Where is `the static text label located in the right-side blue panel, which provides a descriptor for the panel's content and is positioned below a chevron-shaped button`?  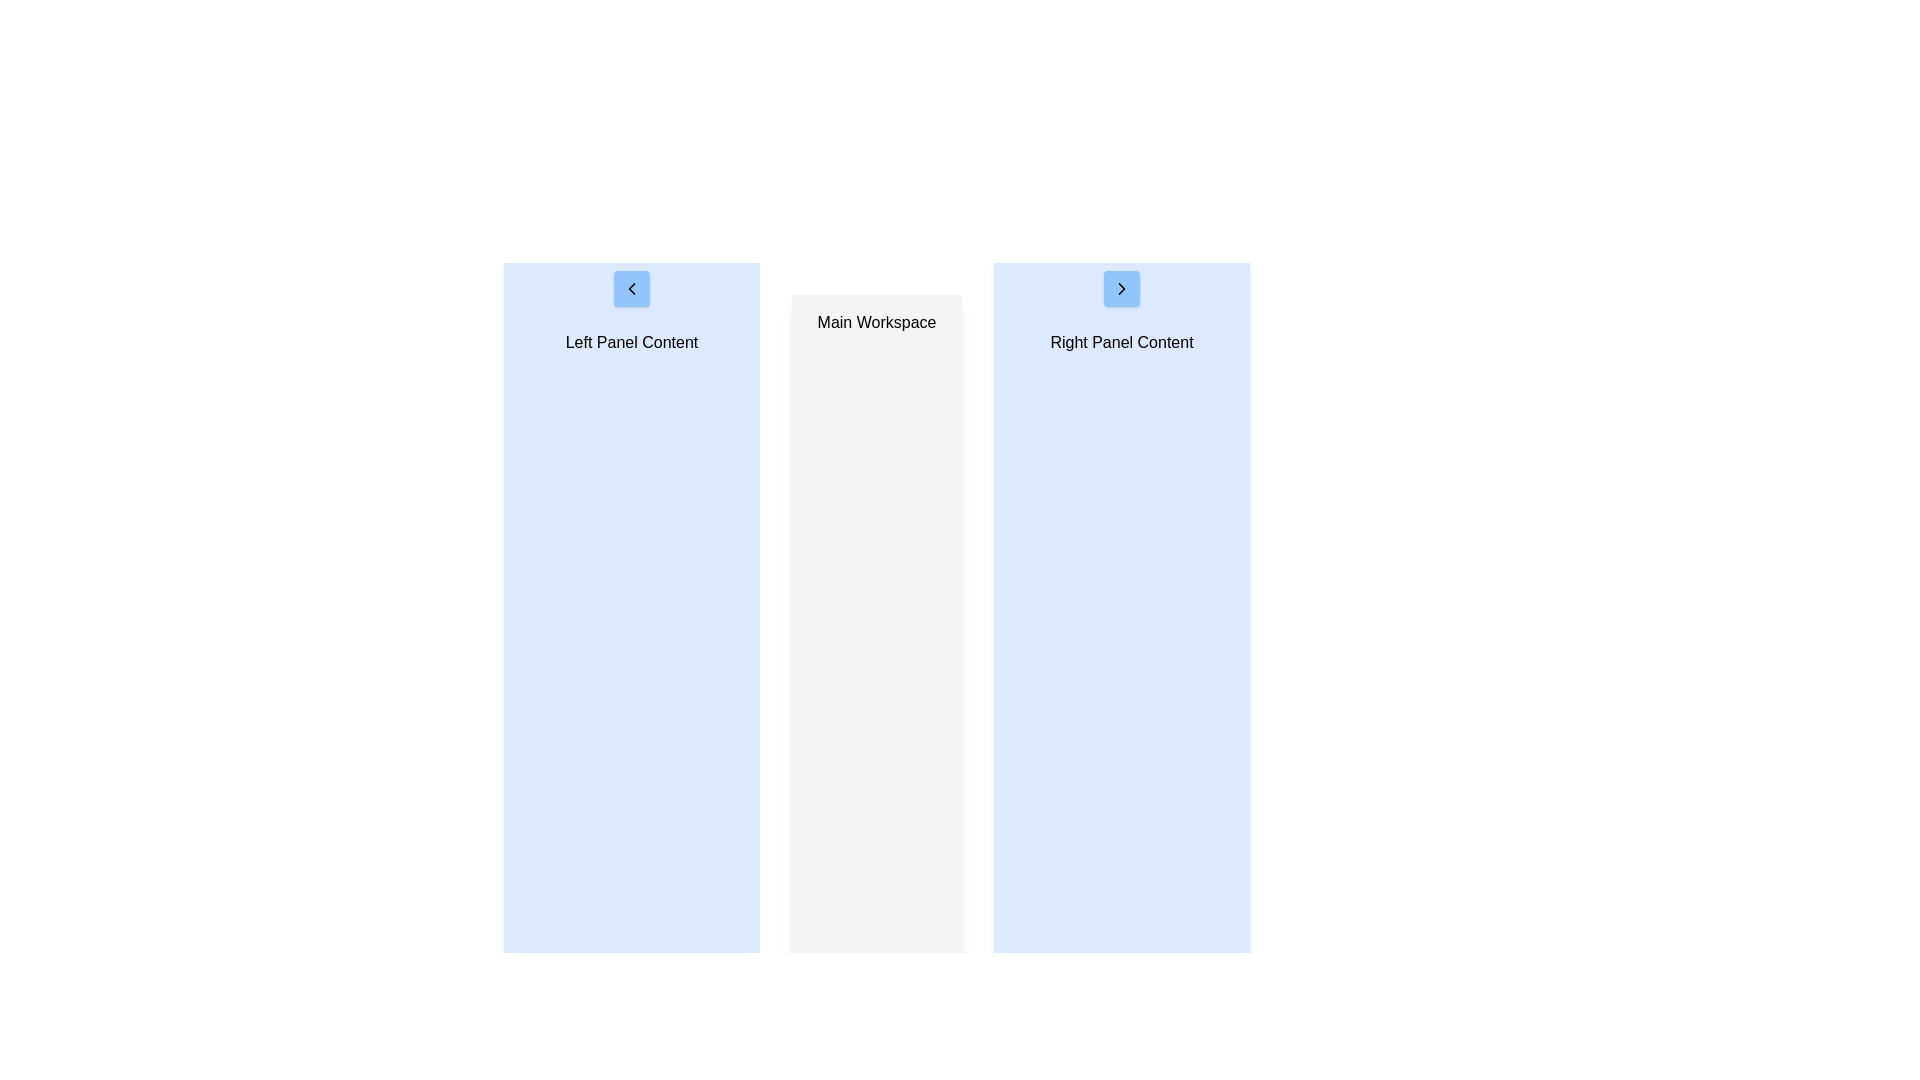
the static text label located in the right-side blue panel, which provides a descriptor for the panel's content and is positioned below a chevron-shaped button is located at coordinates (1122, 342).